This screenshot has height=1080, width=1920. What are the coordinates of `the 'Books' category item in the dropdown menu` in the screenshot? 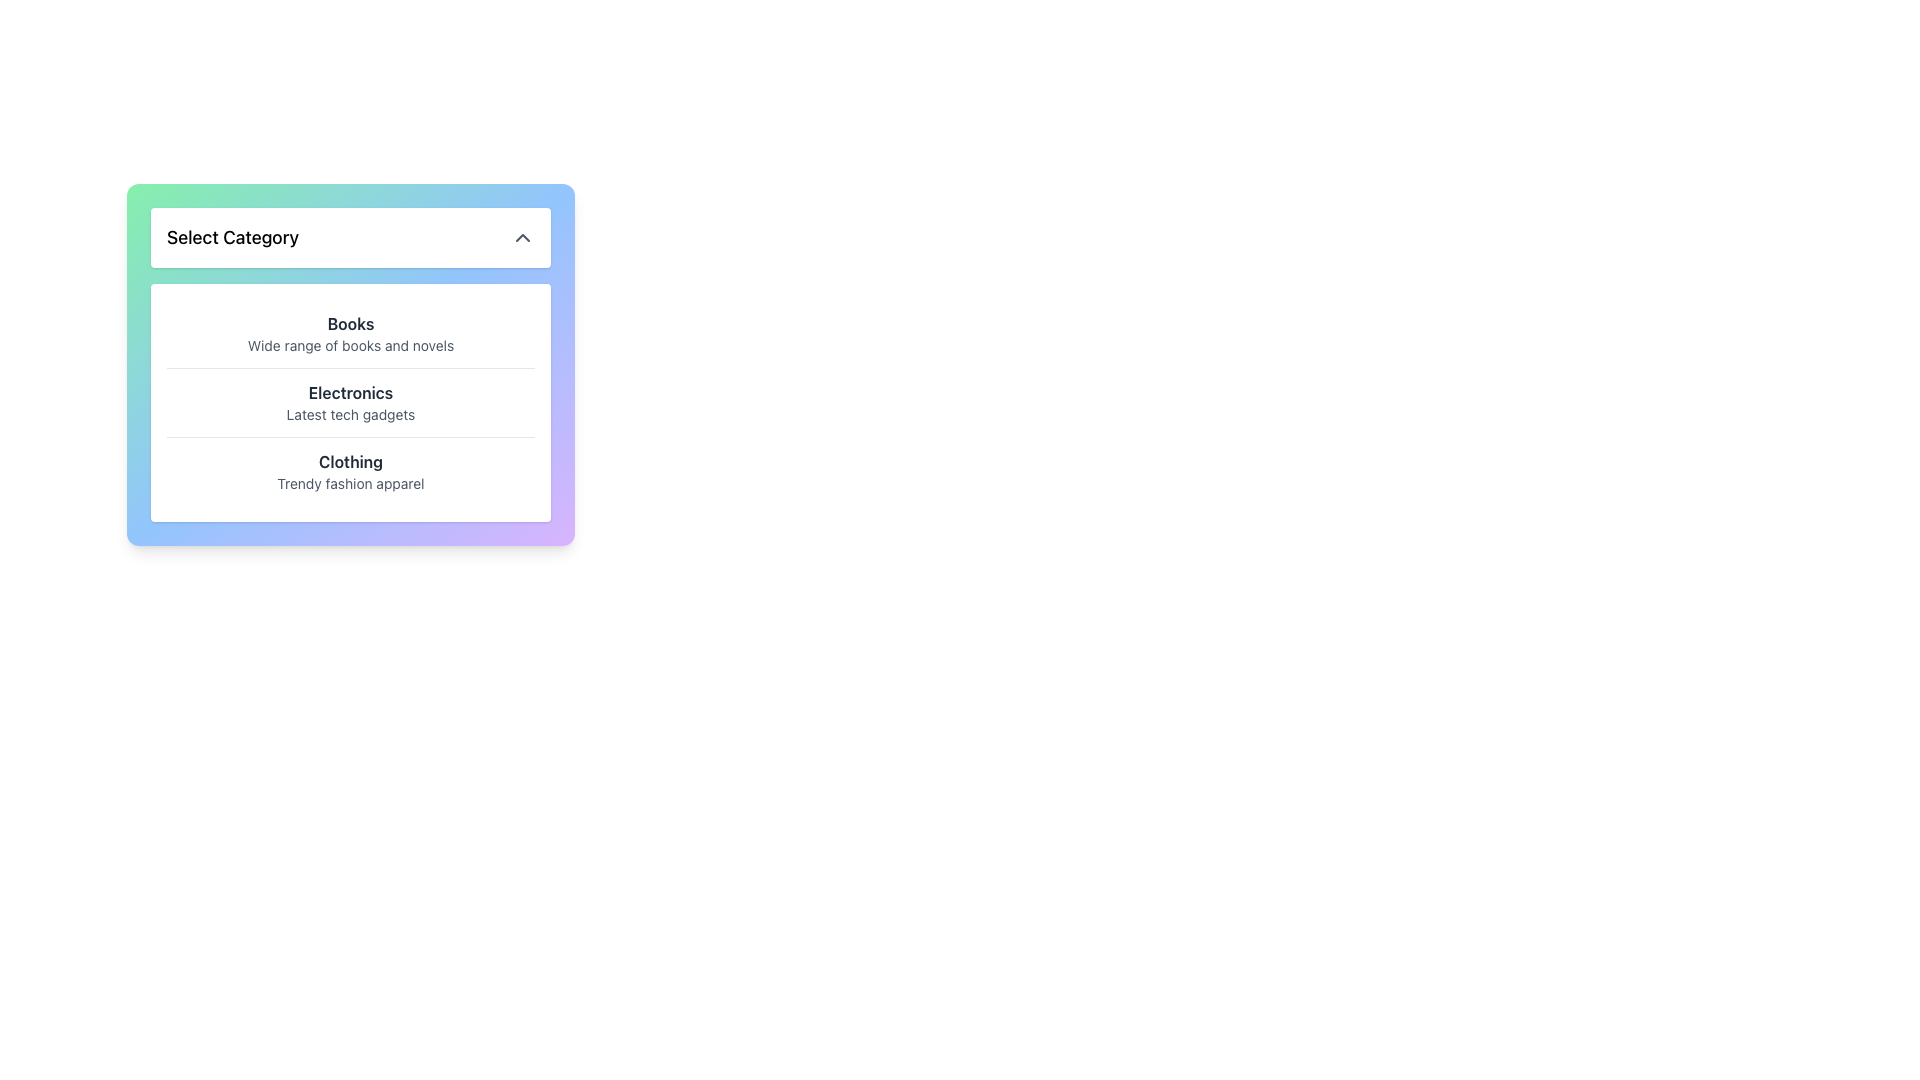 It's located at (350, 333).